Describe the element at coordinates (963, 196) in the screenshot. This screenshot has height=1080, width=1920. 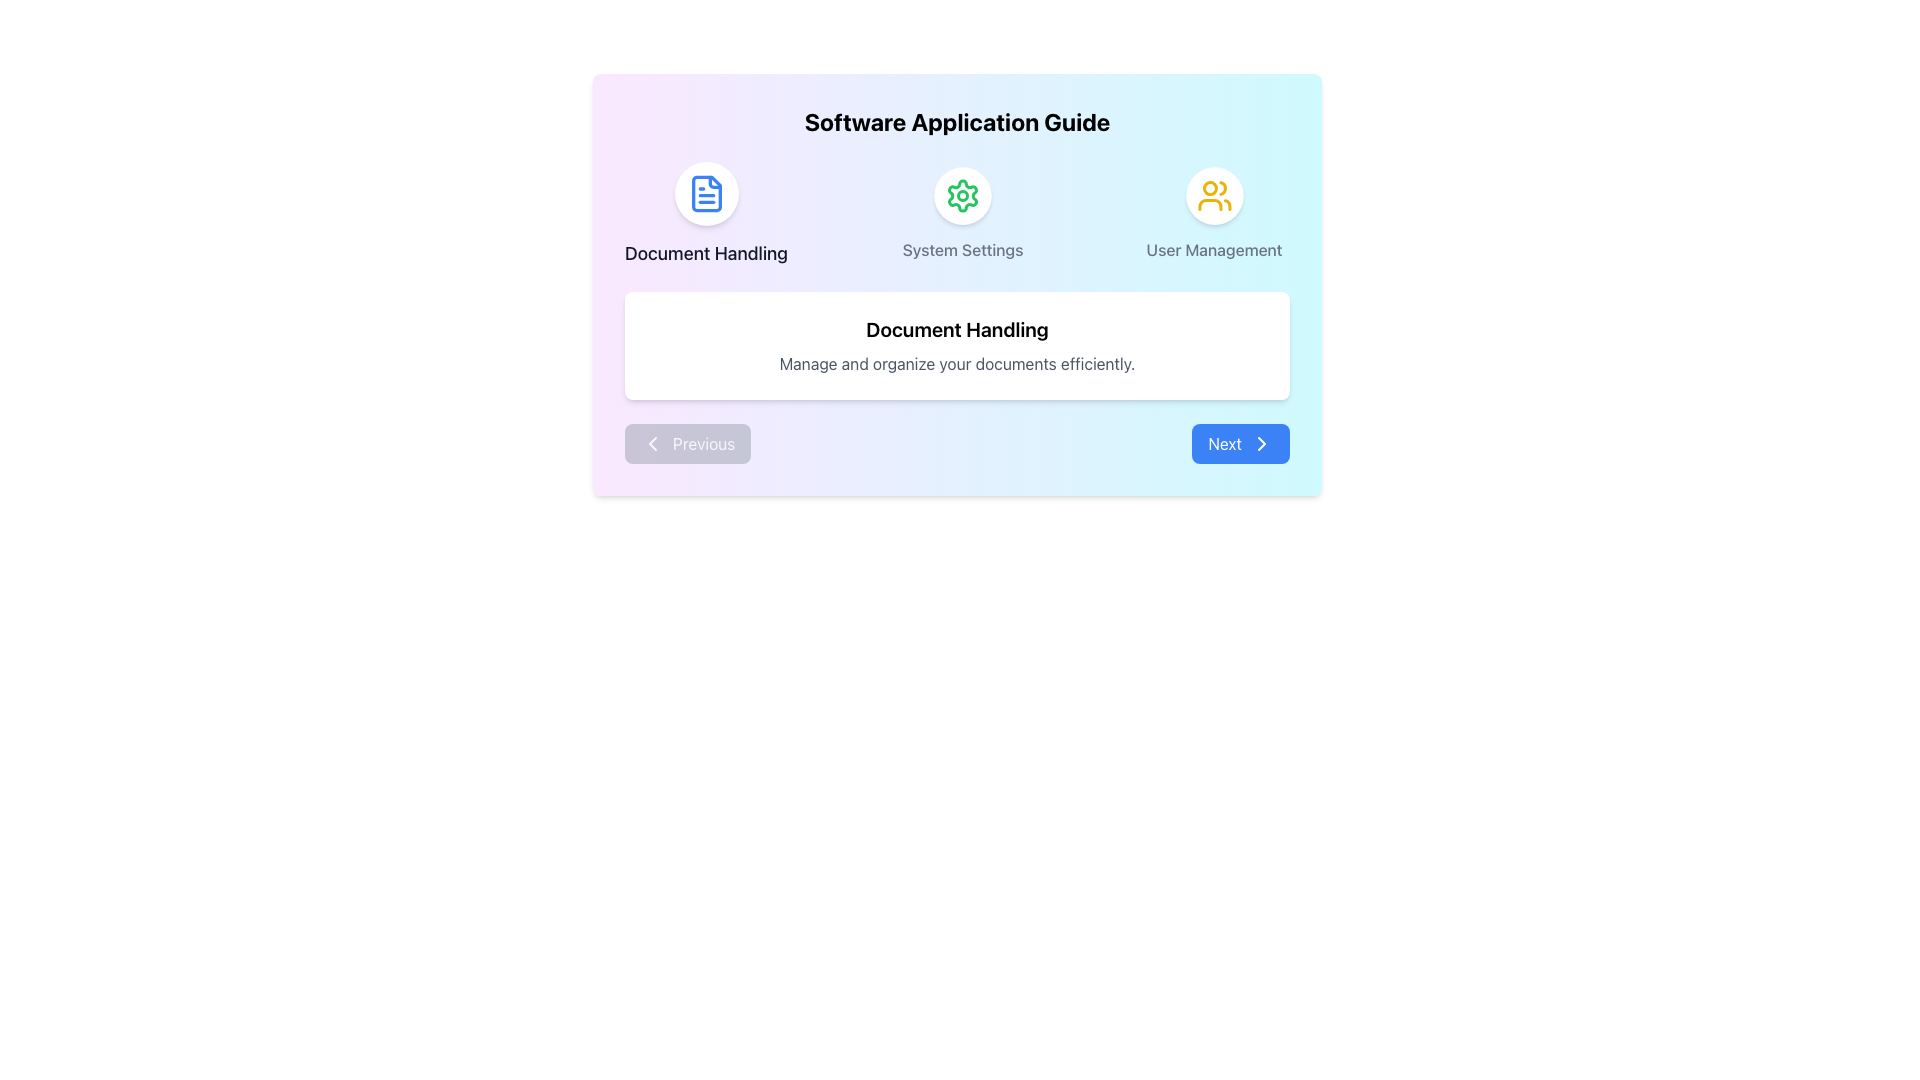
I see `the small circular SVG element located at the center of the 'System Settings' icon, which resembles a cogwheel` at that location.